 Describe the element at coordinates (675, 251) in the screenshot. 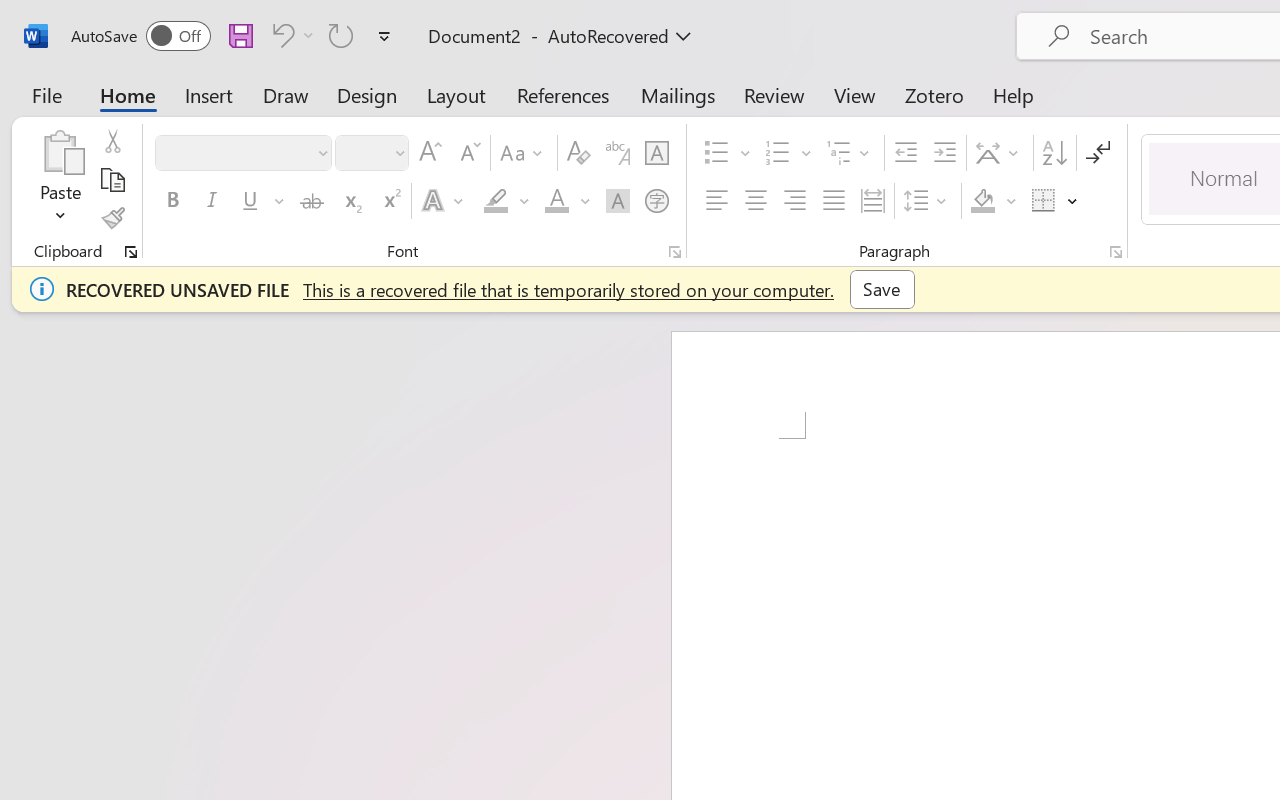

I see `'Font...'` at that location.